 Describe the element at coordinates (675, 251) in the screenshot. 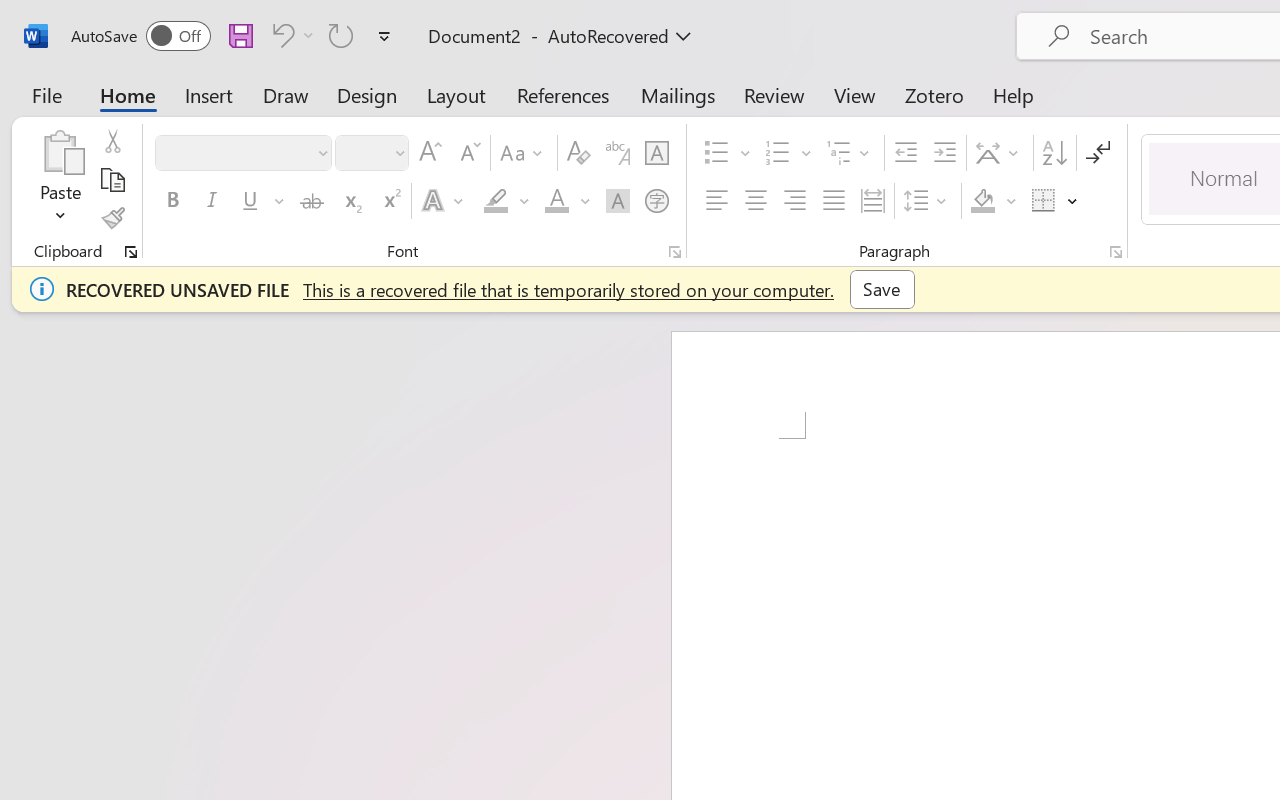

I see `'Font...'` at that location.